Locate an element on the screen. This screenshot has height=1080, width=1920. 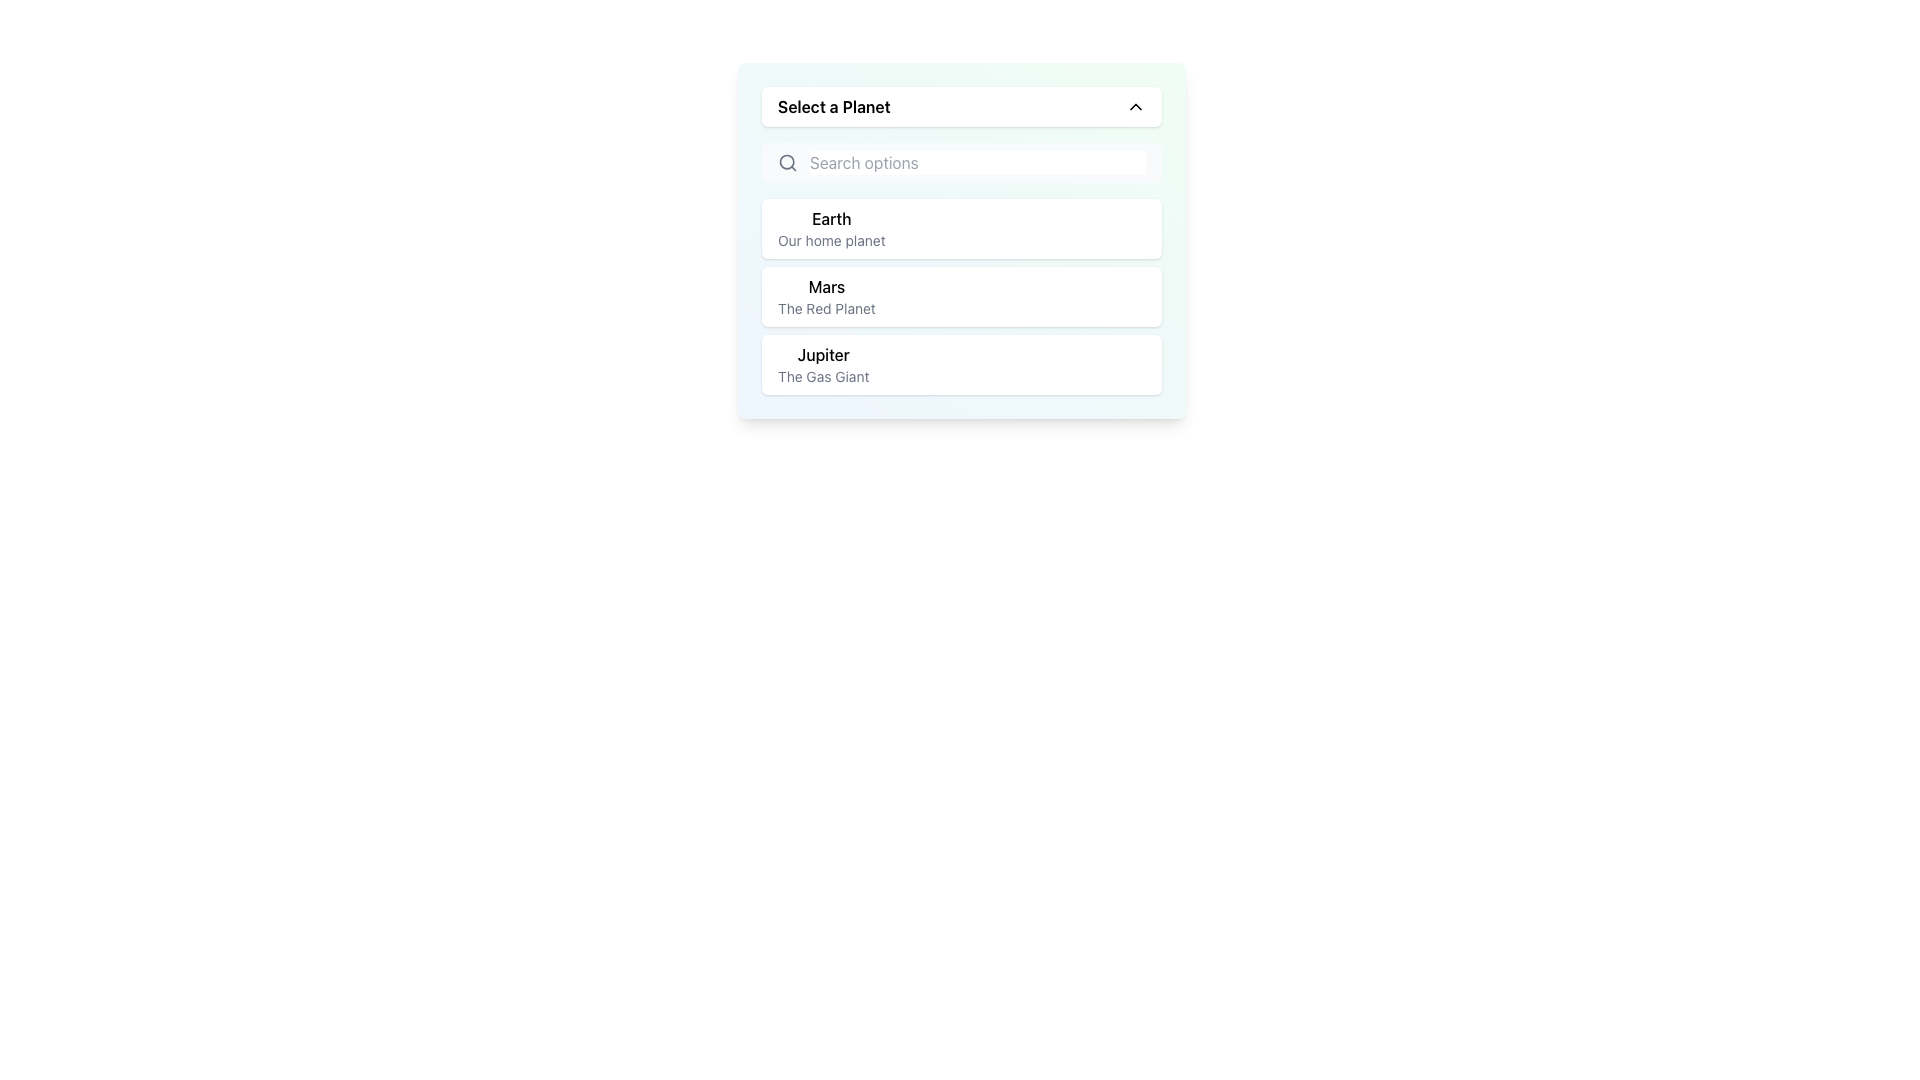
the upward-facing chevron icon located at the far right side of the 'Select a Planet' text is located at coordinates (1136, 107).